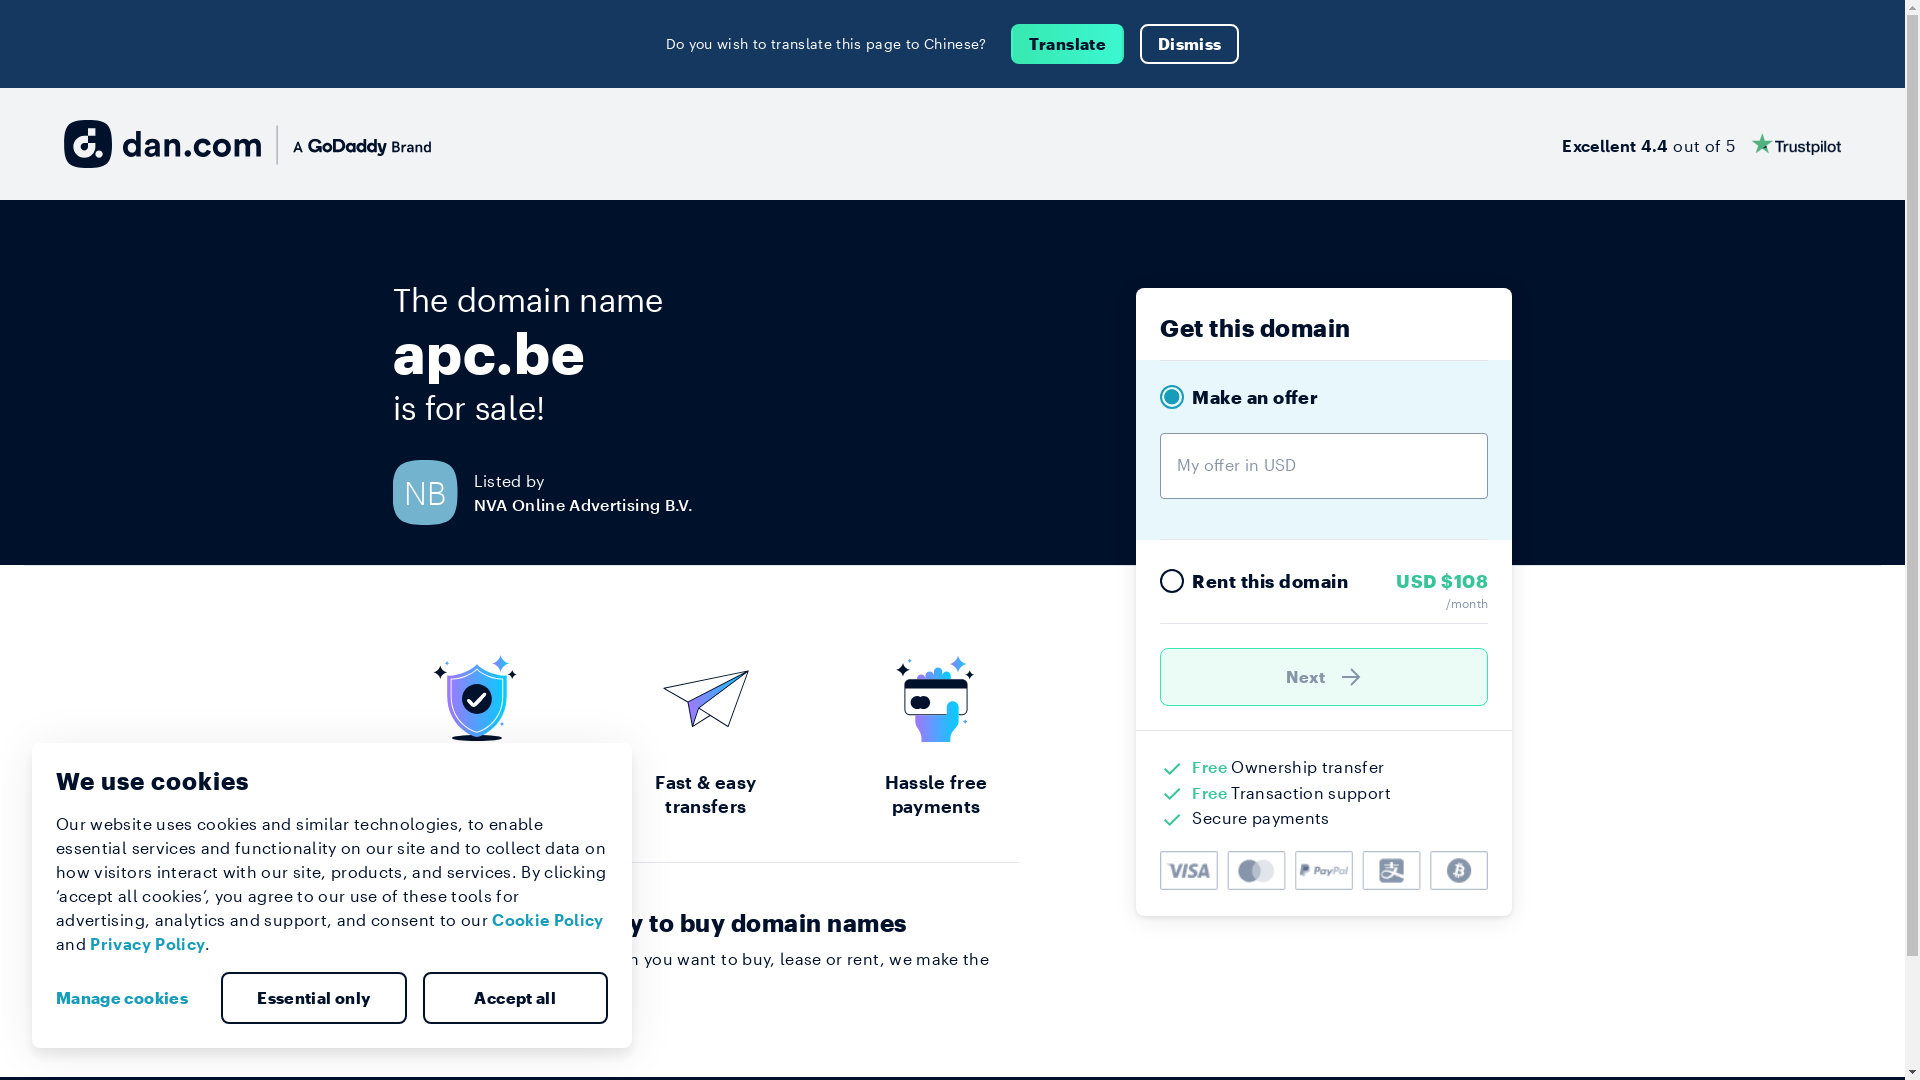  What do you see at coordinates (547, 919) in the screenshot?
I see `'Cookie Policy'` at bounding box center [547, 919].